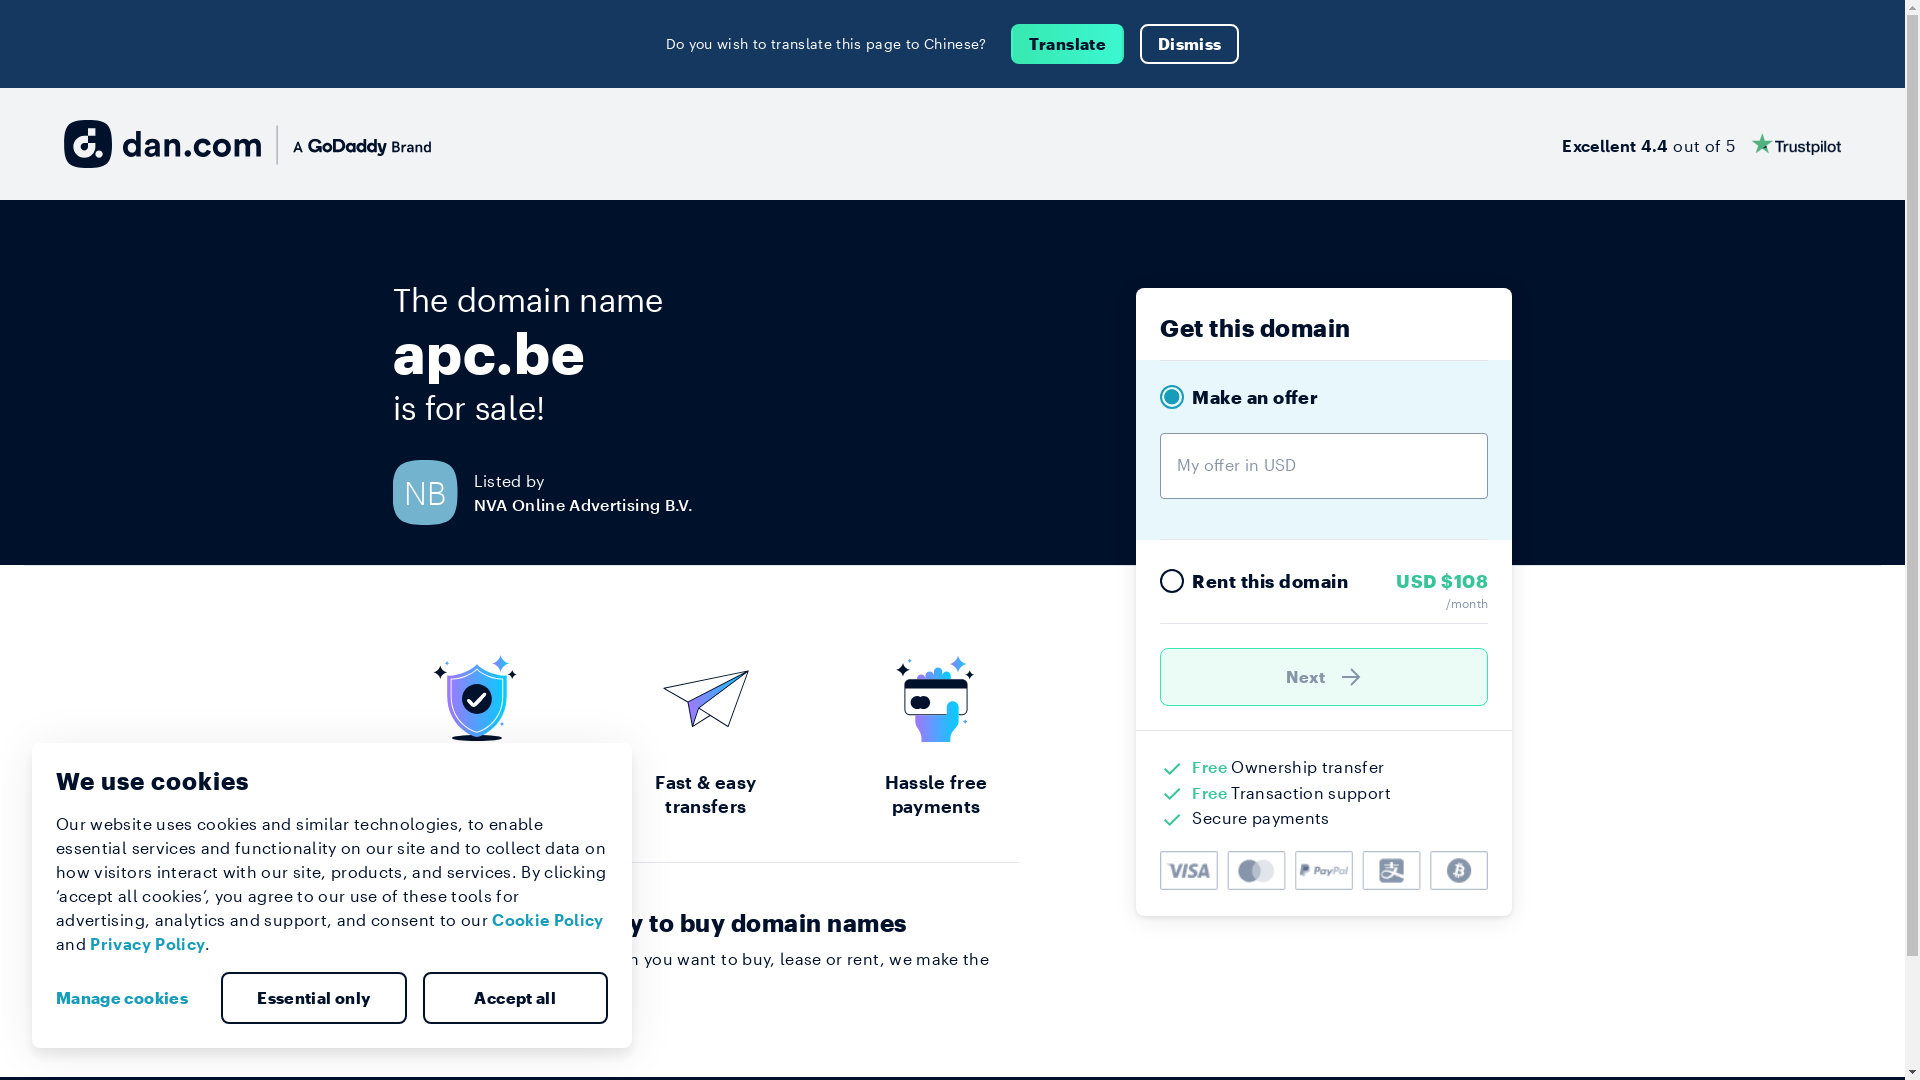  What do you see at coordinates (547, 919) in the screenshot?
I see `'Cookie Policy'` at bounding box center [547, 919].